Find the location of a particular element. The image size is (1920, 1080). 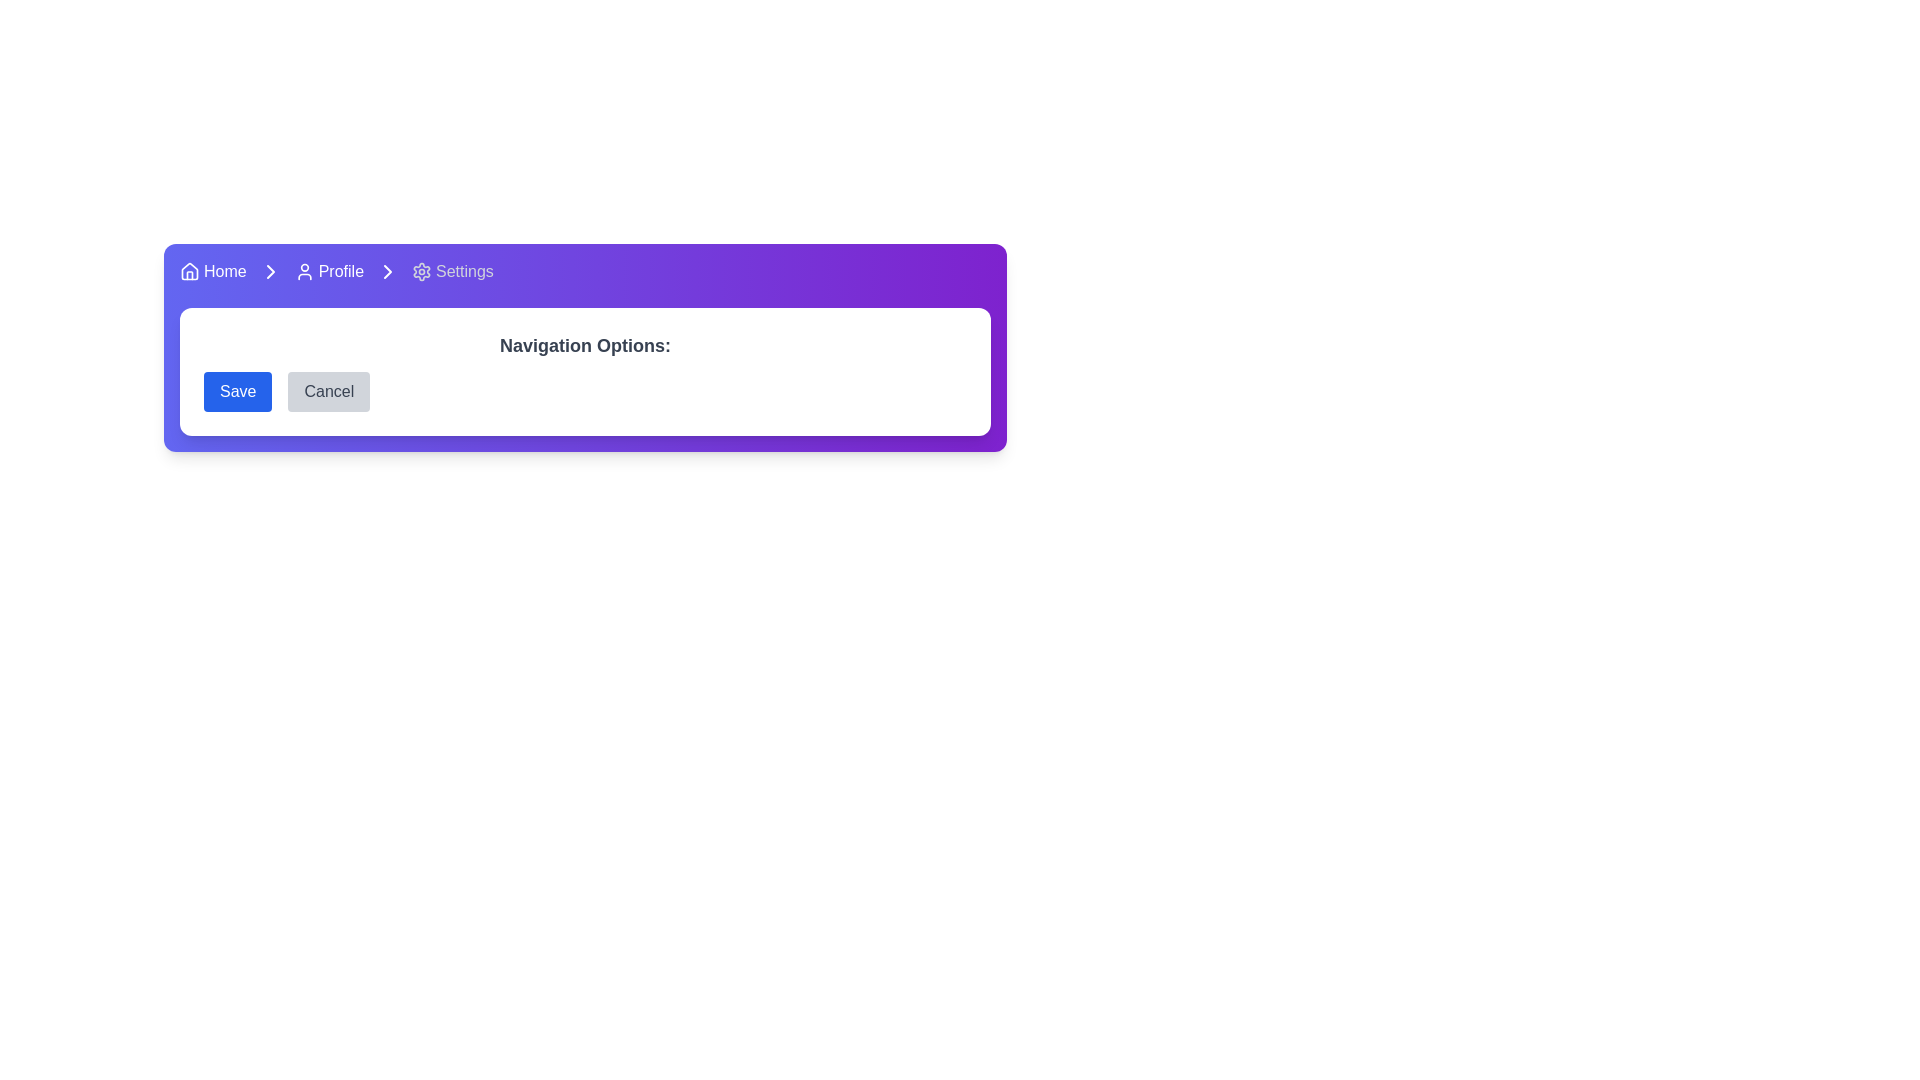

the gear-like SVG graphic in the 'Settings' breadcrumb navigation bar, which features a central hub and radiating teeth is located at coordinates (421, 272).